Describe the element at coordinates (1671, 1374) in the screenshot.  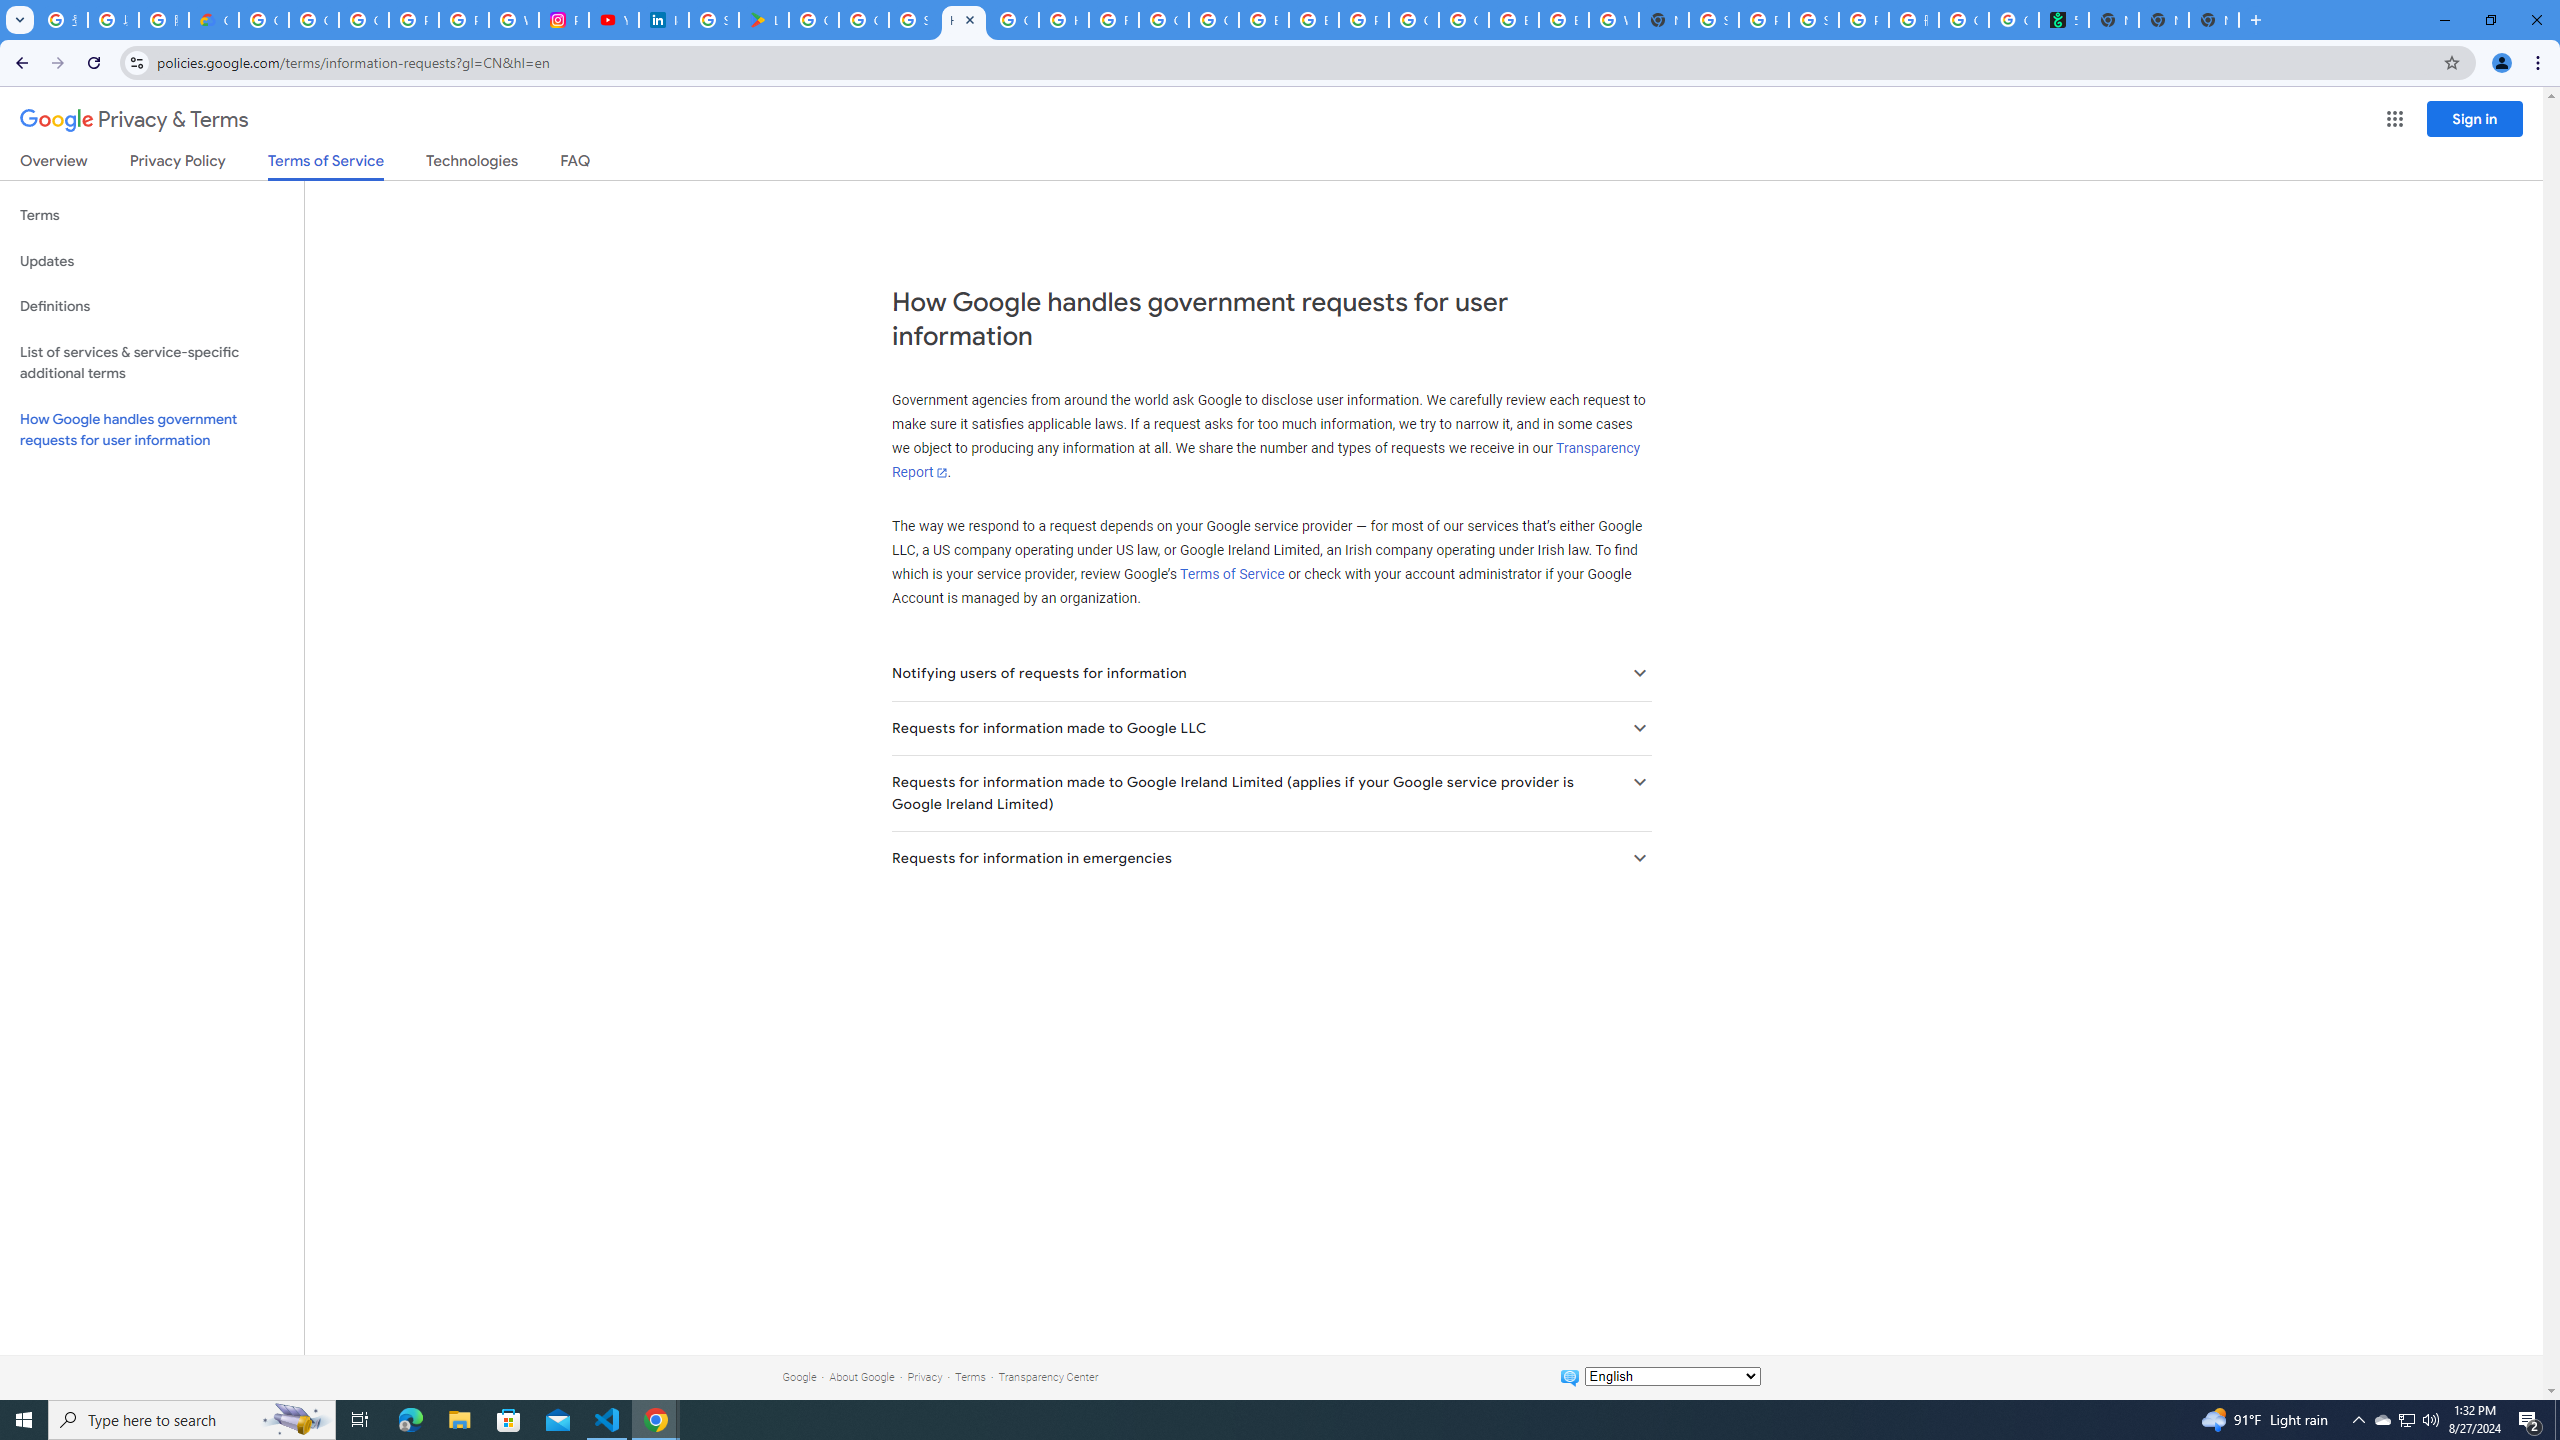
I see `'Change language:'` at that location.